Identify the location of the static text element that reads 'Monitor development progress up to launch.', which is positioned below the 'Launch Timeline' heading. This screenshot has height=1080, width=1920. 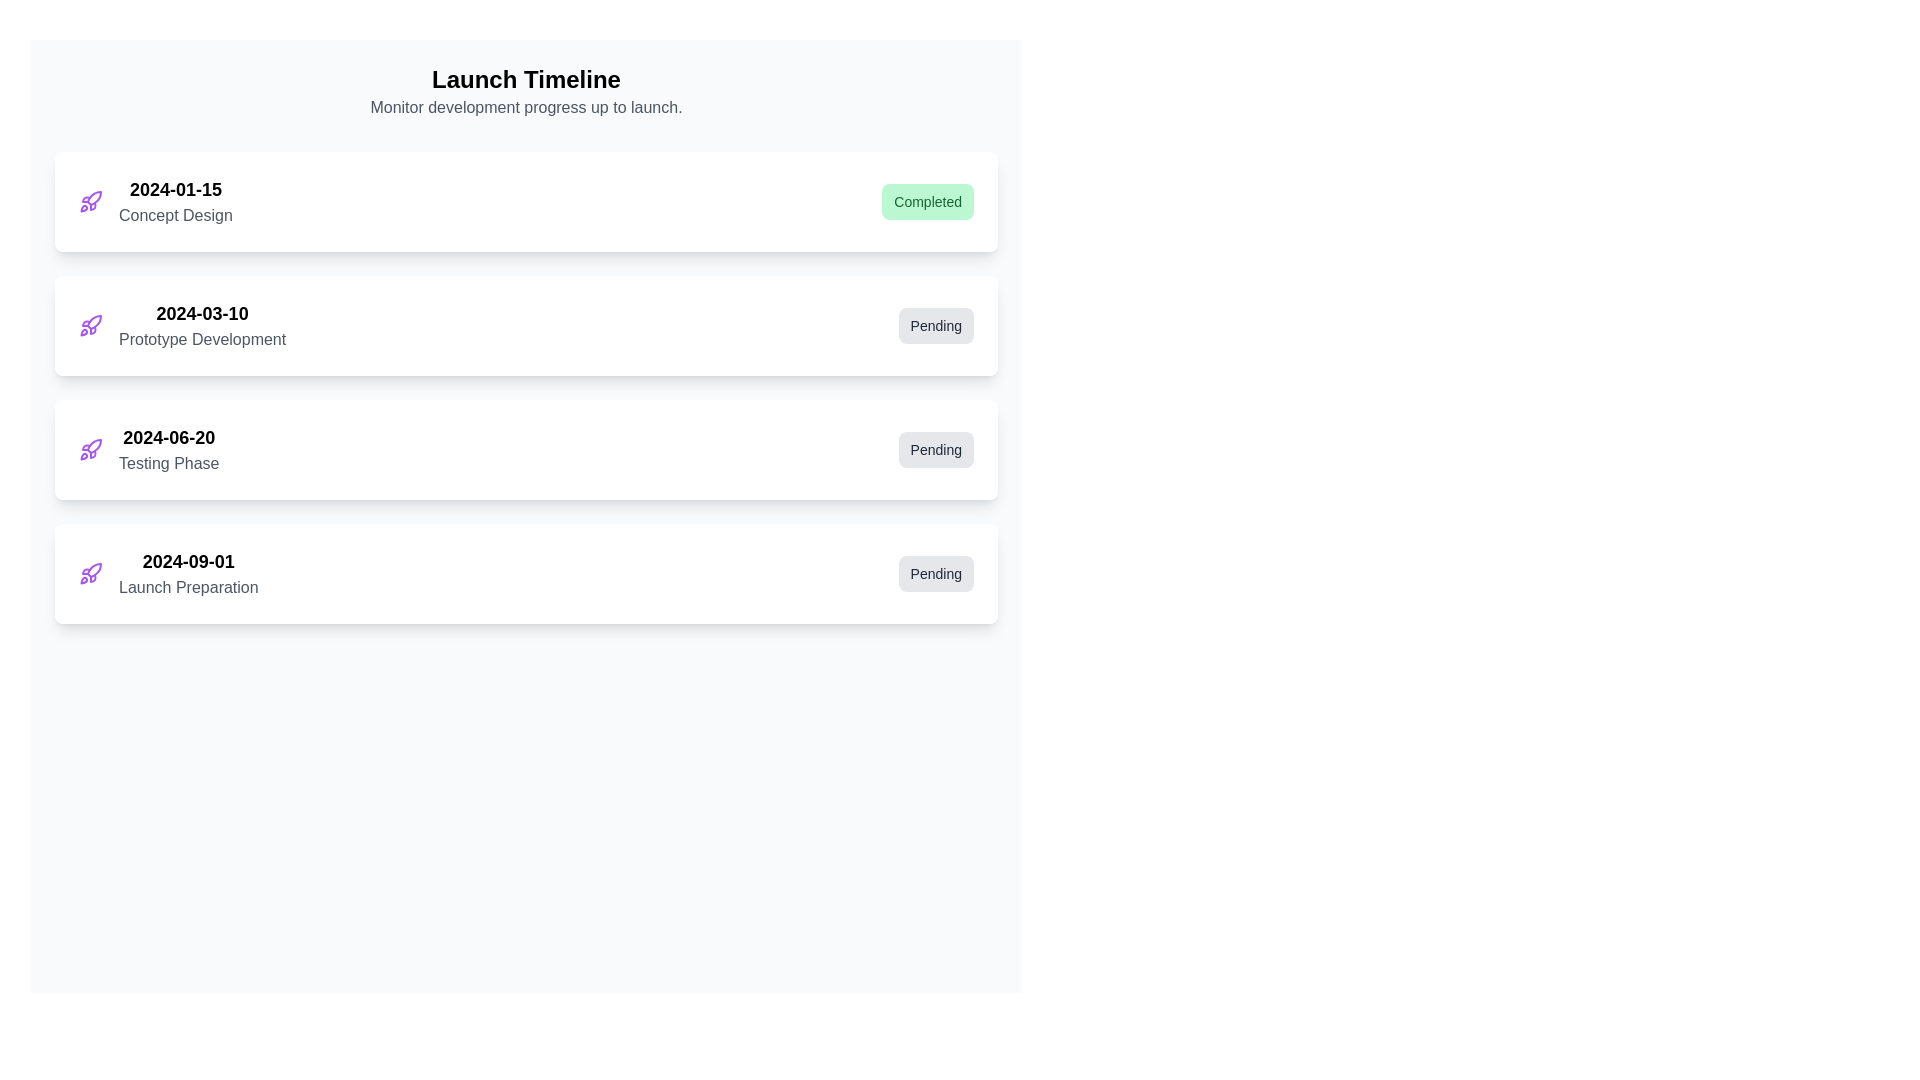
(526, 108).